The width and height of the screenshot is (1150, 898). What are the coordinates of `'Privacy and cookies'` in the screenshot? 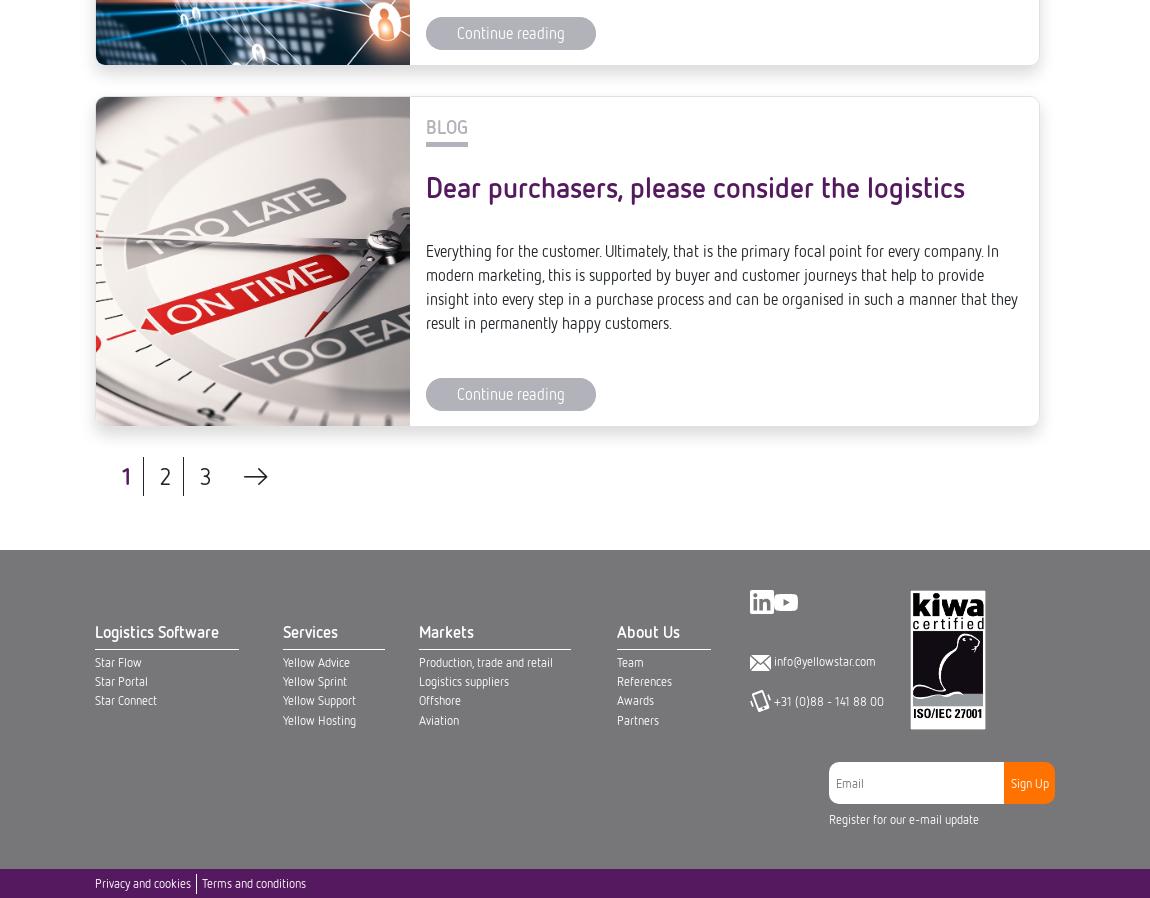 It's located at (93, 205).